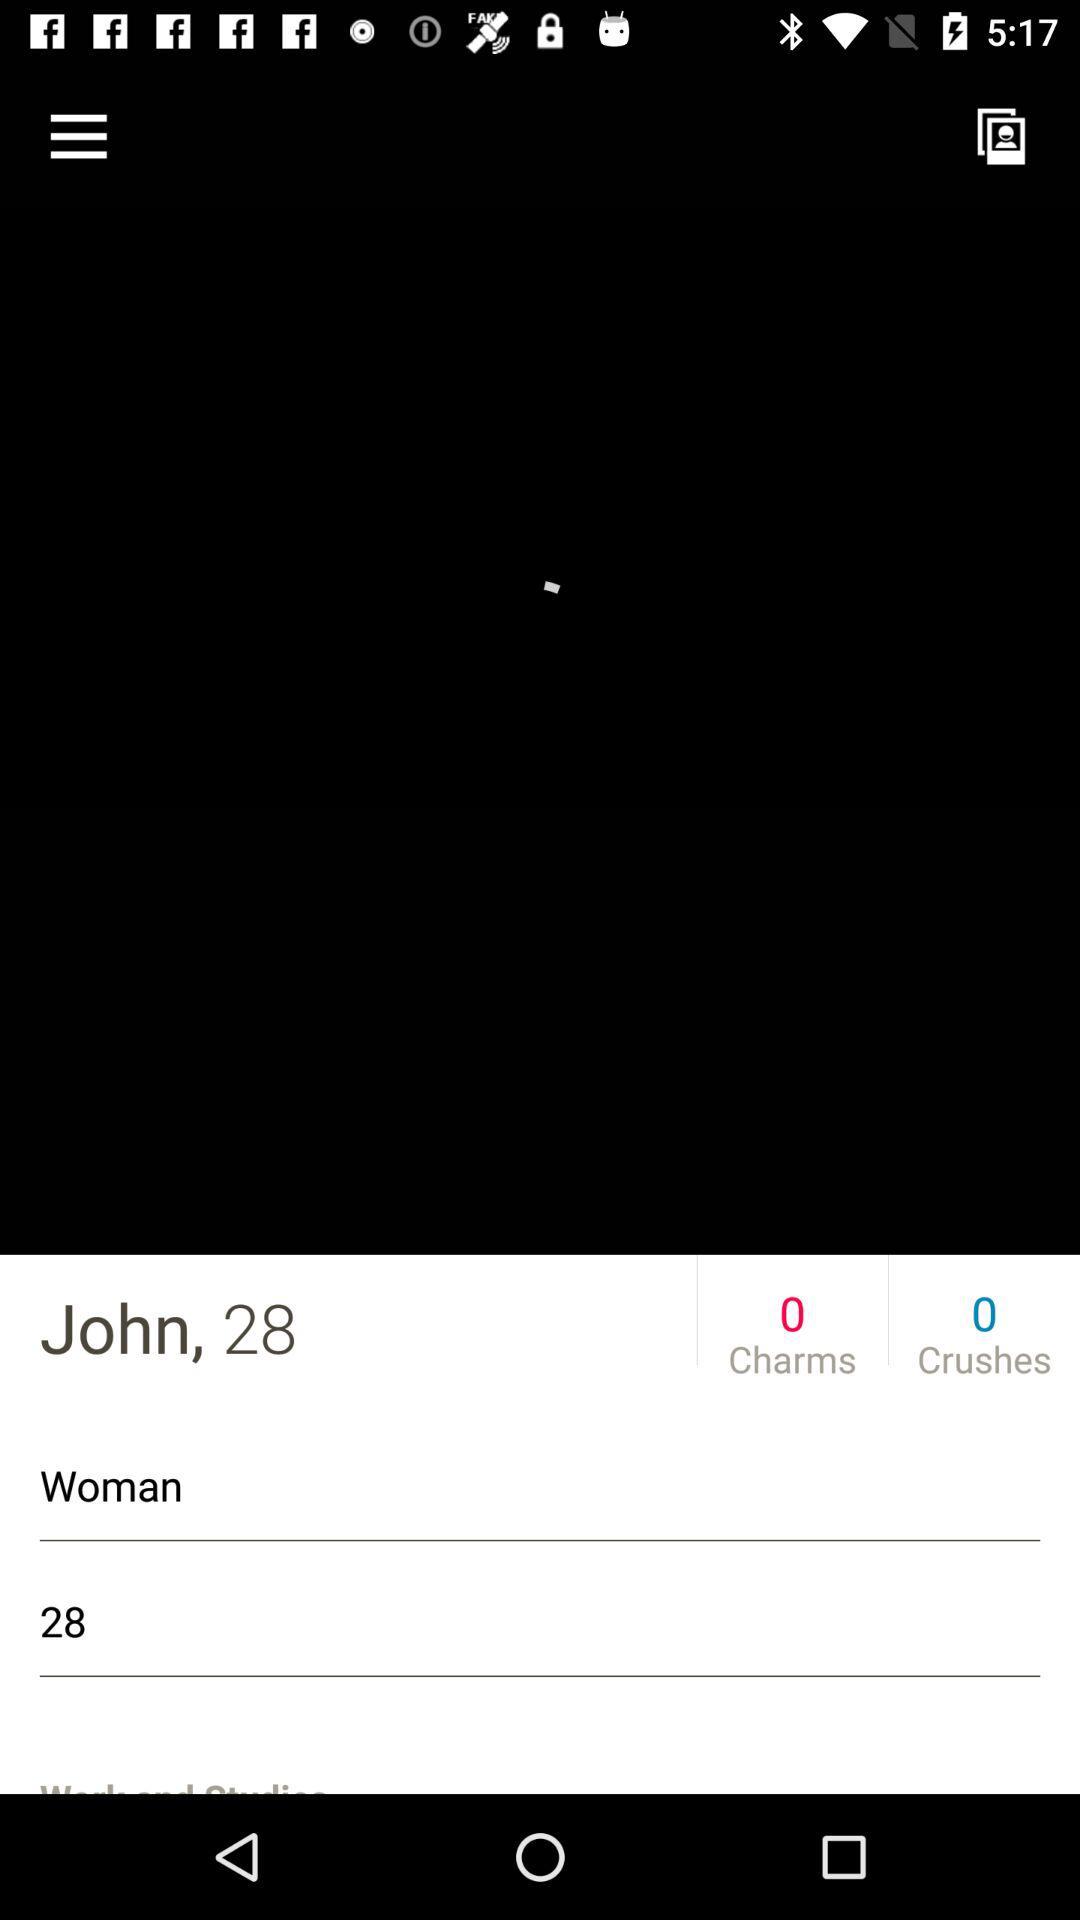  I want to click on the menu icon, so click(77, 135).